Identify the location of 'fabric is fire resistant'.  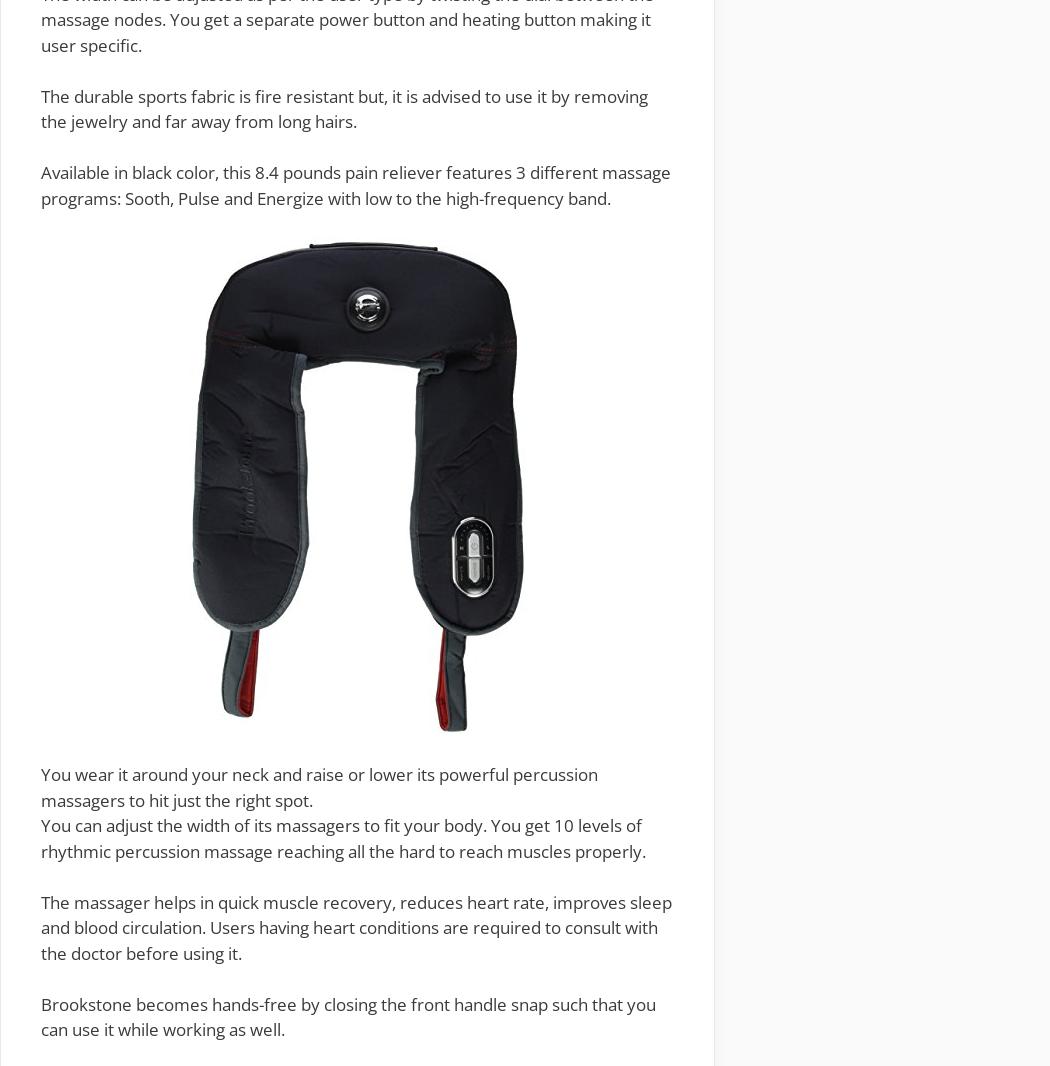
(269, 94).